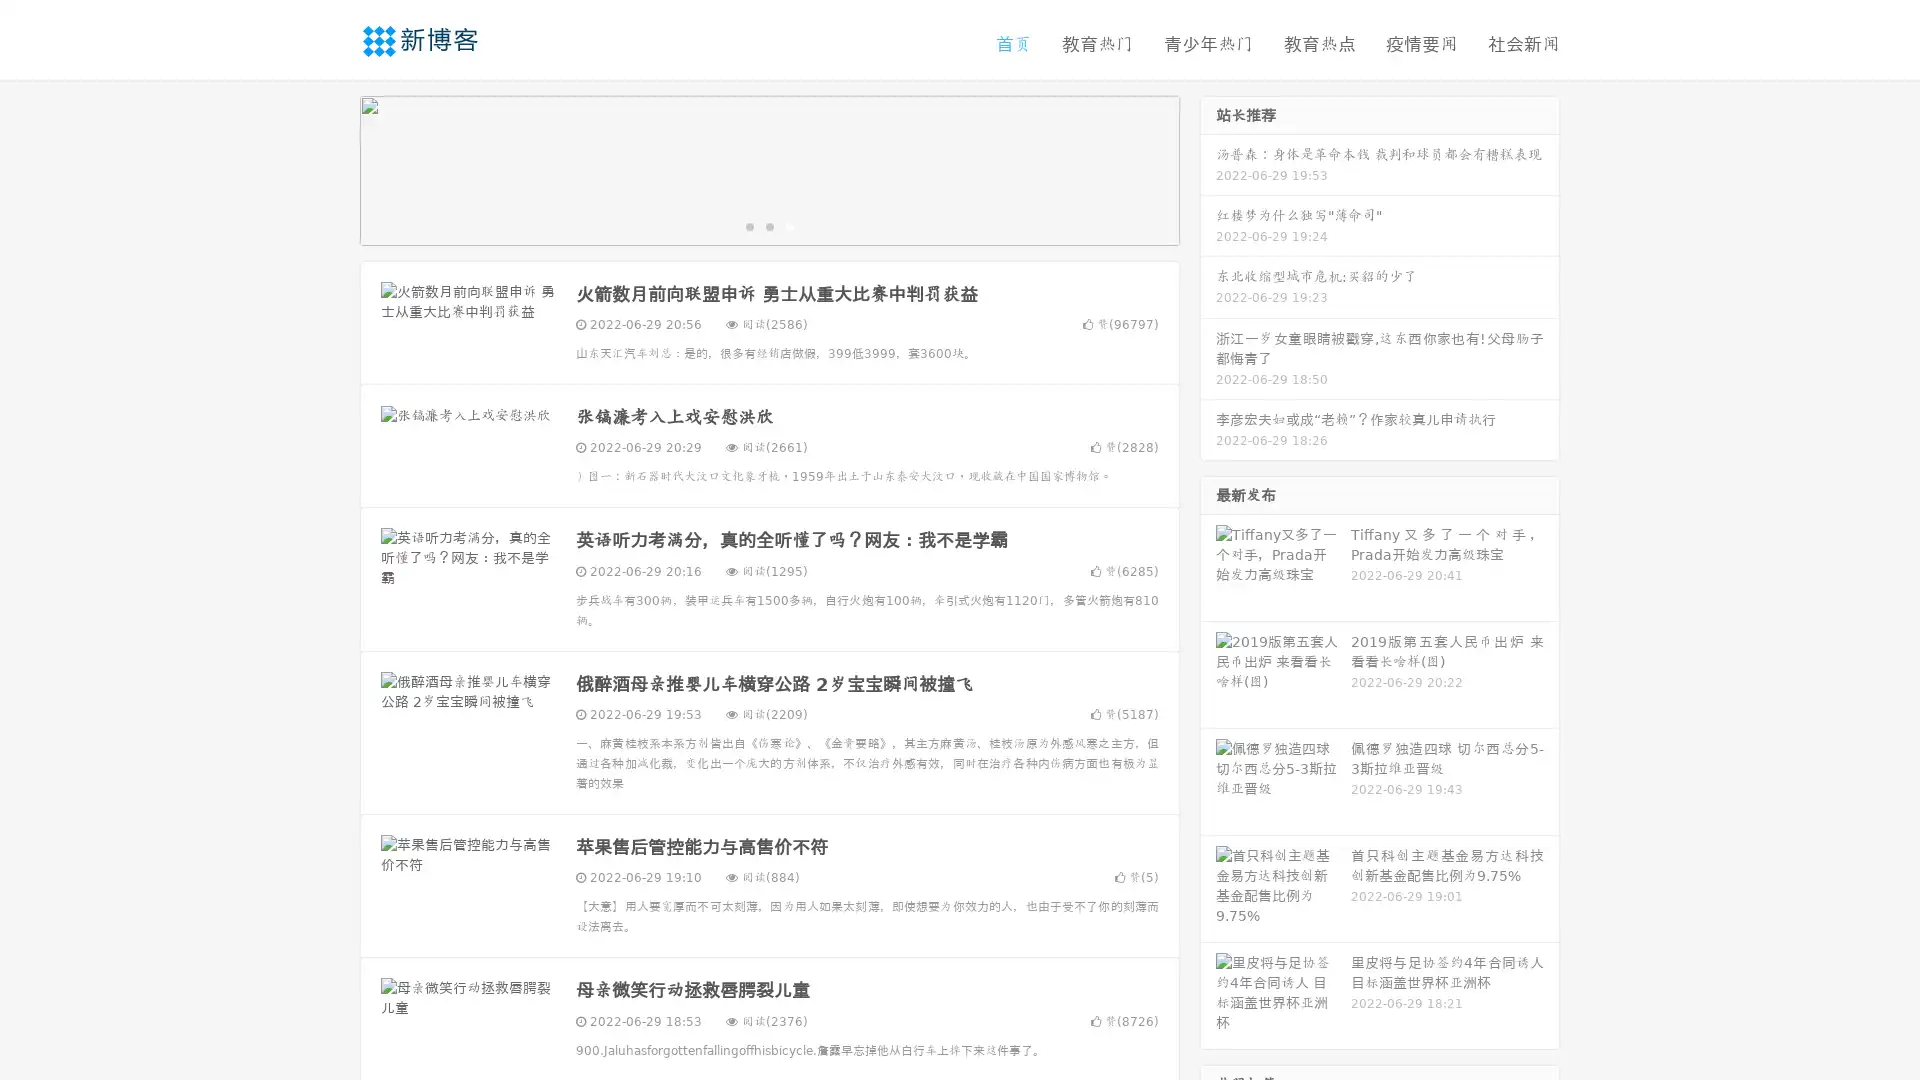 Image resolution: width=1920 pixels, height=1080 pixels. What do you see at coordinates (748, 225) in the screenshot?
I see `Go to slide 1` at bounding box center [748, 225].